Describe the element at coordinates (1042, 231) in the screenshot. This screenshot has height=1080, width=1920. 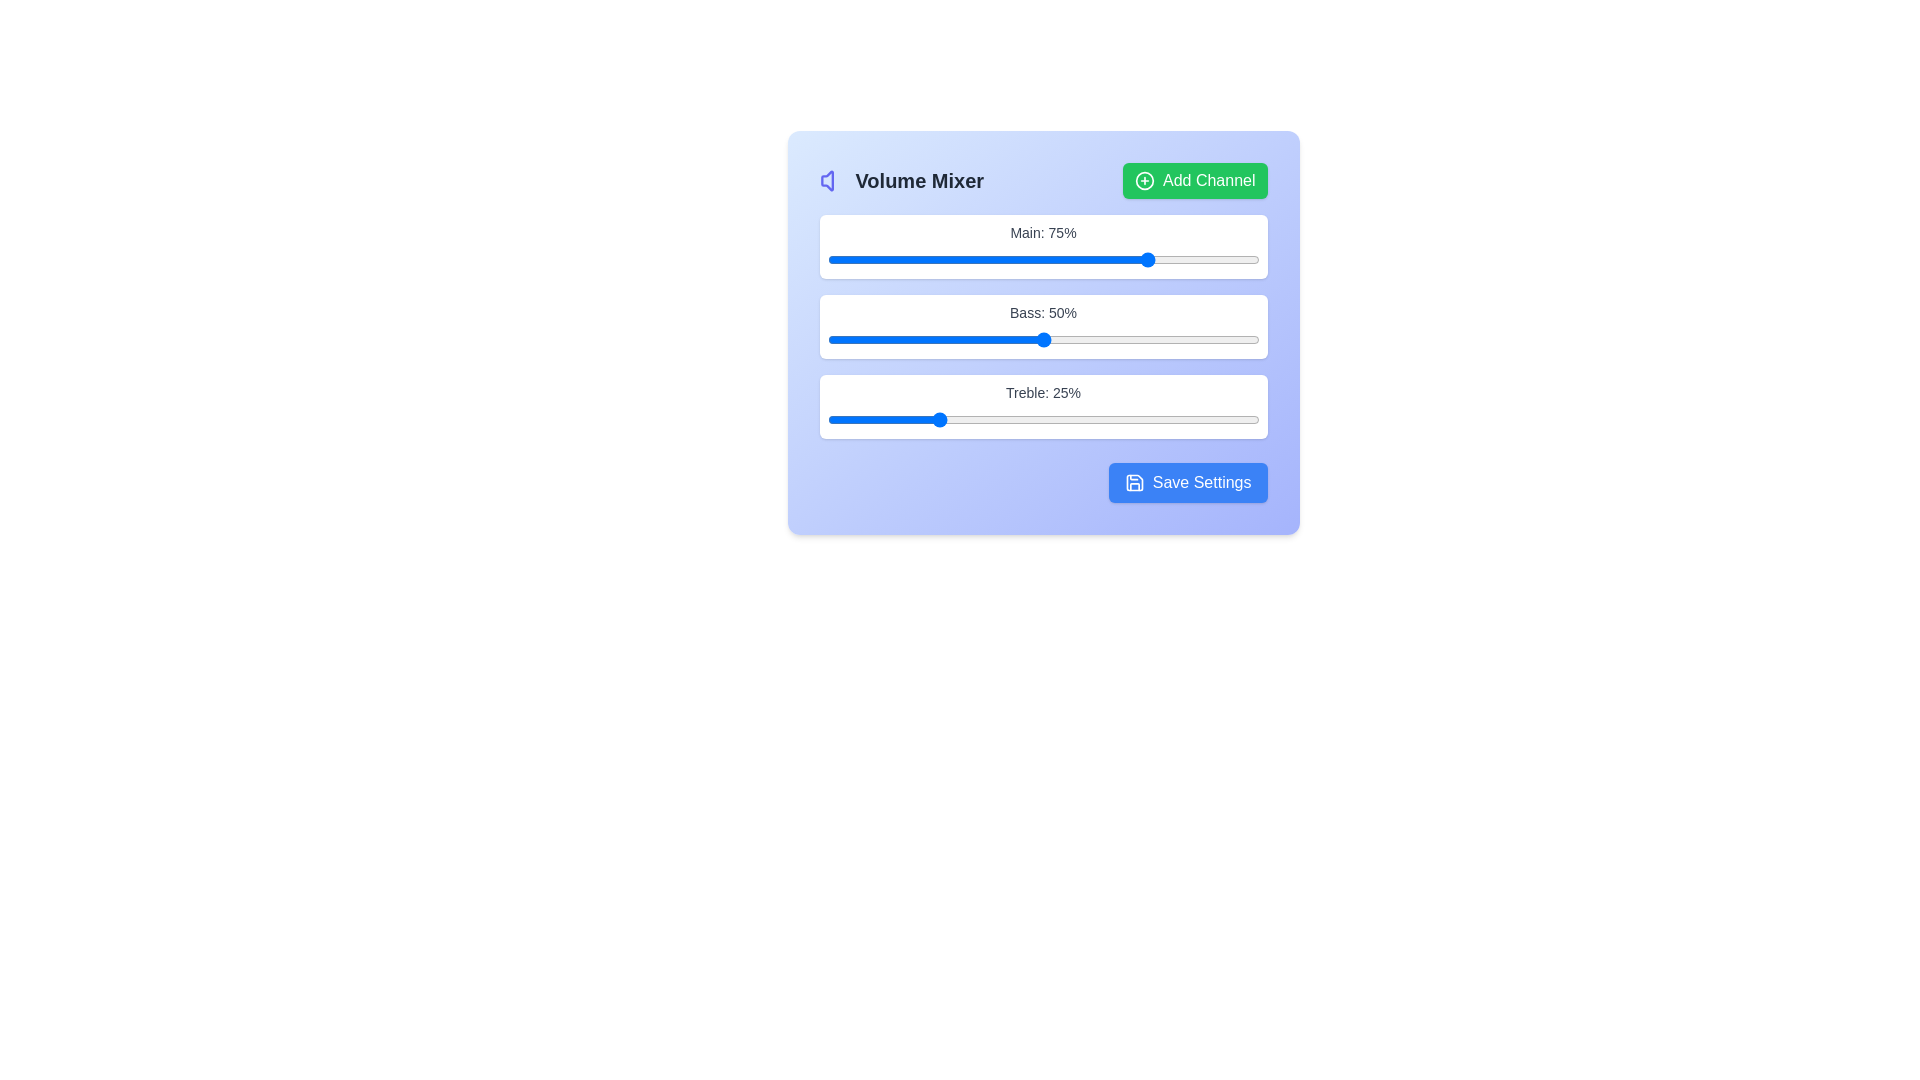
I see `the 'Main: 75%' label text element, which is styled in gray on a white background and located above a progress bar in the 'Volume Mixer' interface` at that location.